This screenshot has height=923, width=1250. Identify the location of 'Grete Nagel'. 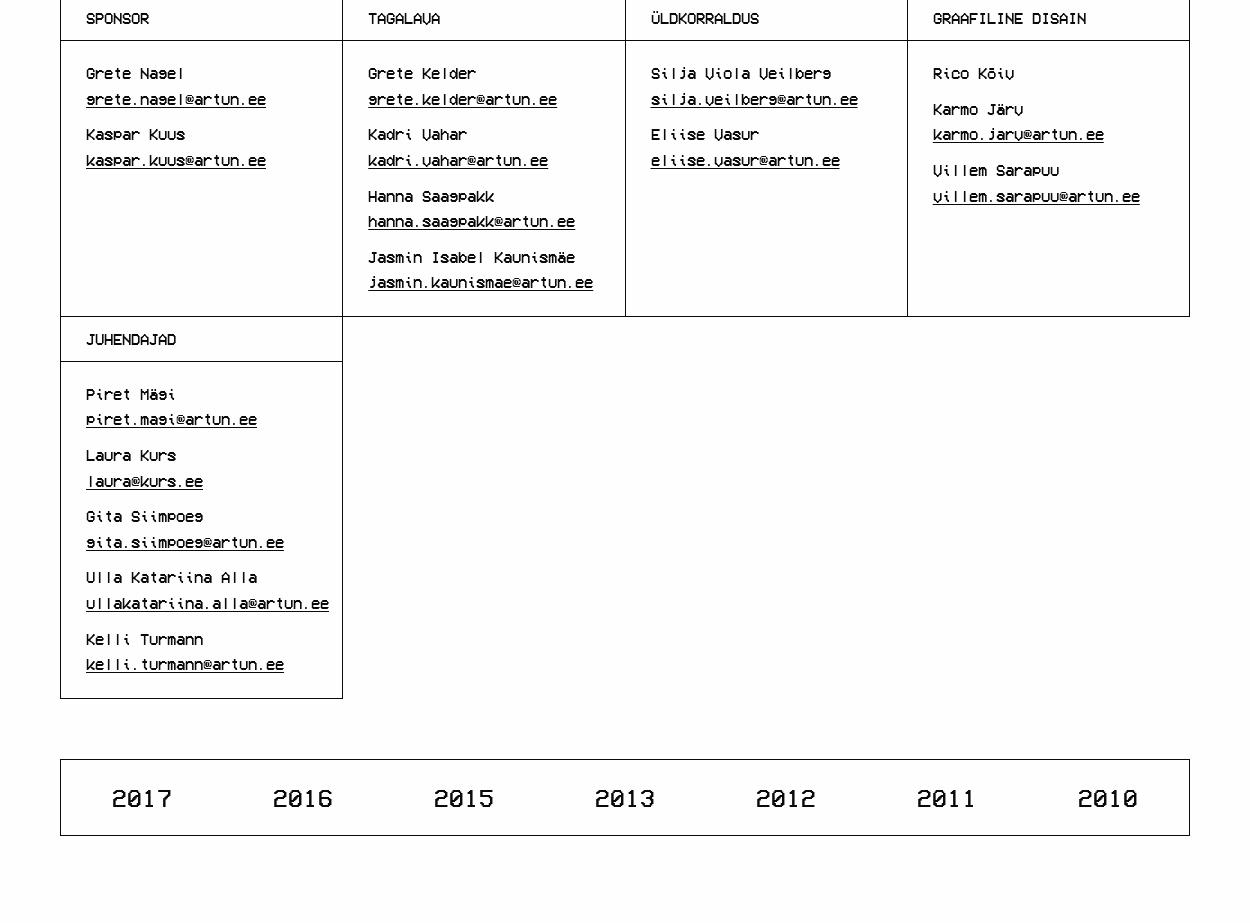
(135, 73).